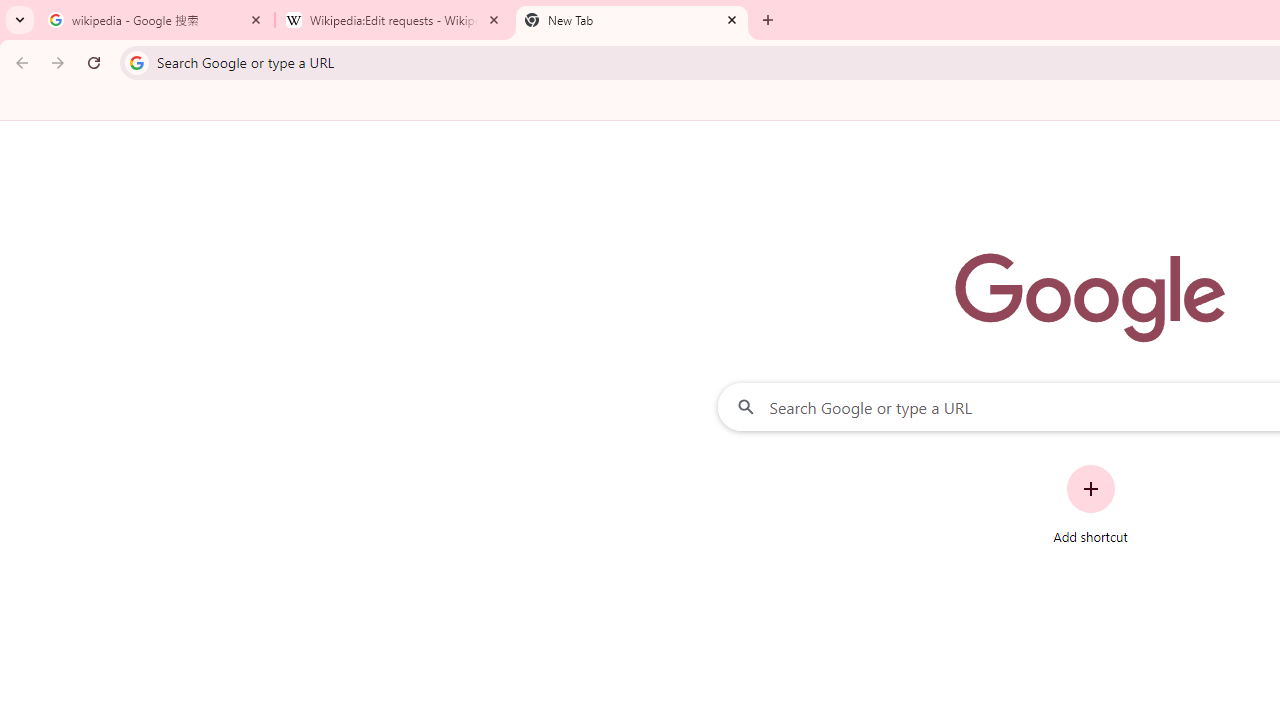 This screenshot has height=720, width=1280. Describe the element at coordinates (1089, 504) in the screenshot. I see `'Add shortcut'` at that location.